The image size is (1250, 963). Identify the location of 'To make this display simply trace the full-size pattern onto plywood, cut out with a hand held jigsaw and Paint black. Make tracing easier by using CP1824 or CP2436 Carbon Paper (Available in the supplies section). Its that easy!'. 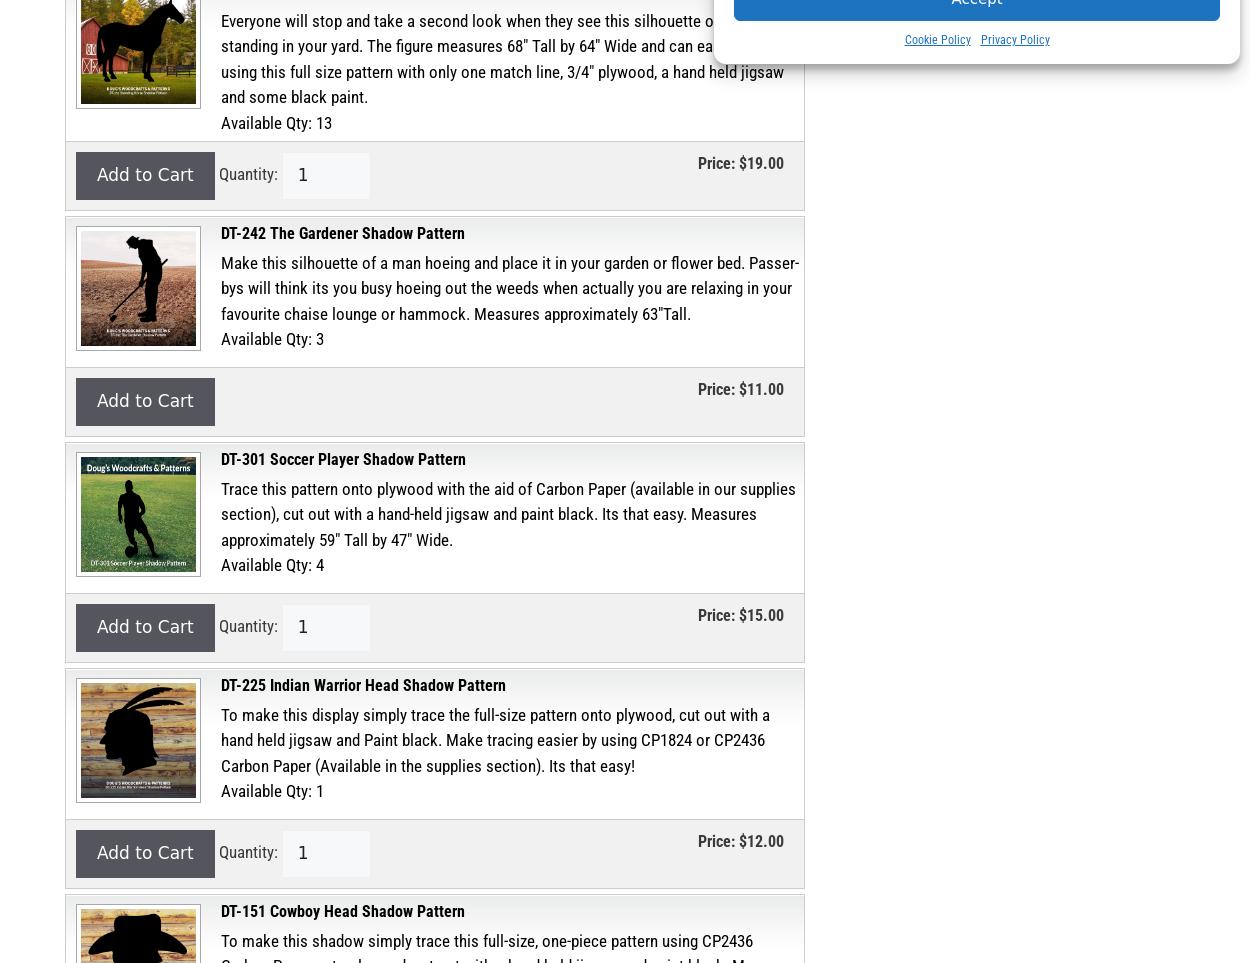
(494, 738).